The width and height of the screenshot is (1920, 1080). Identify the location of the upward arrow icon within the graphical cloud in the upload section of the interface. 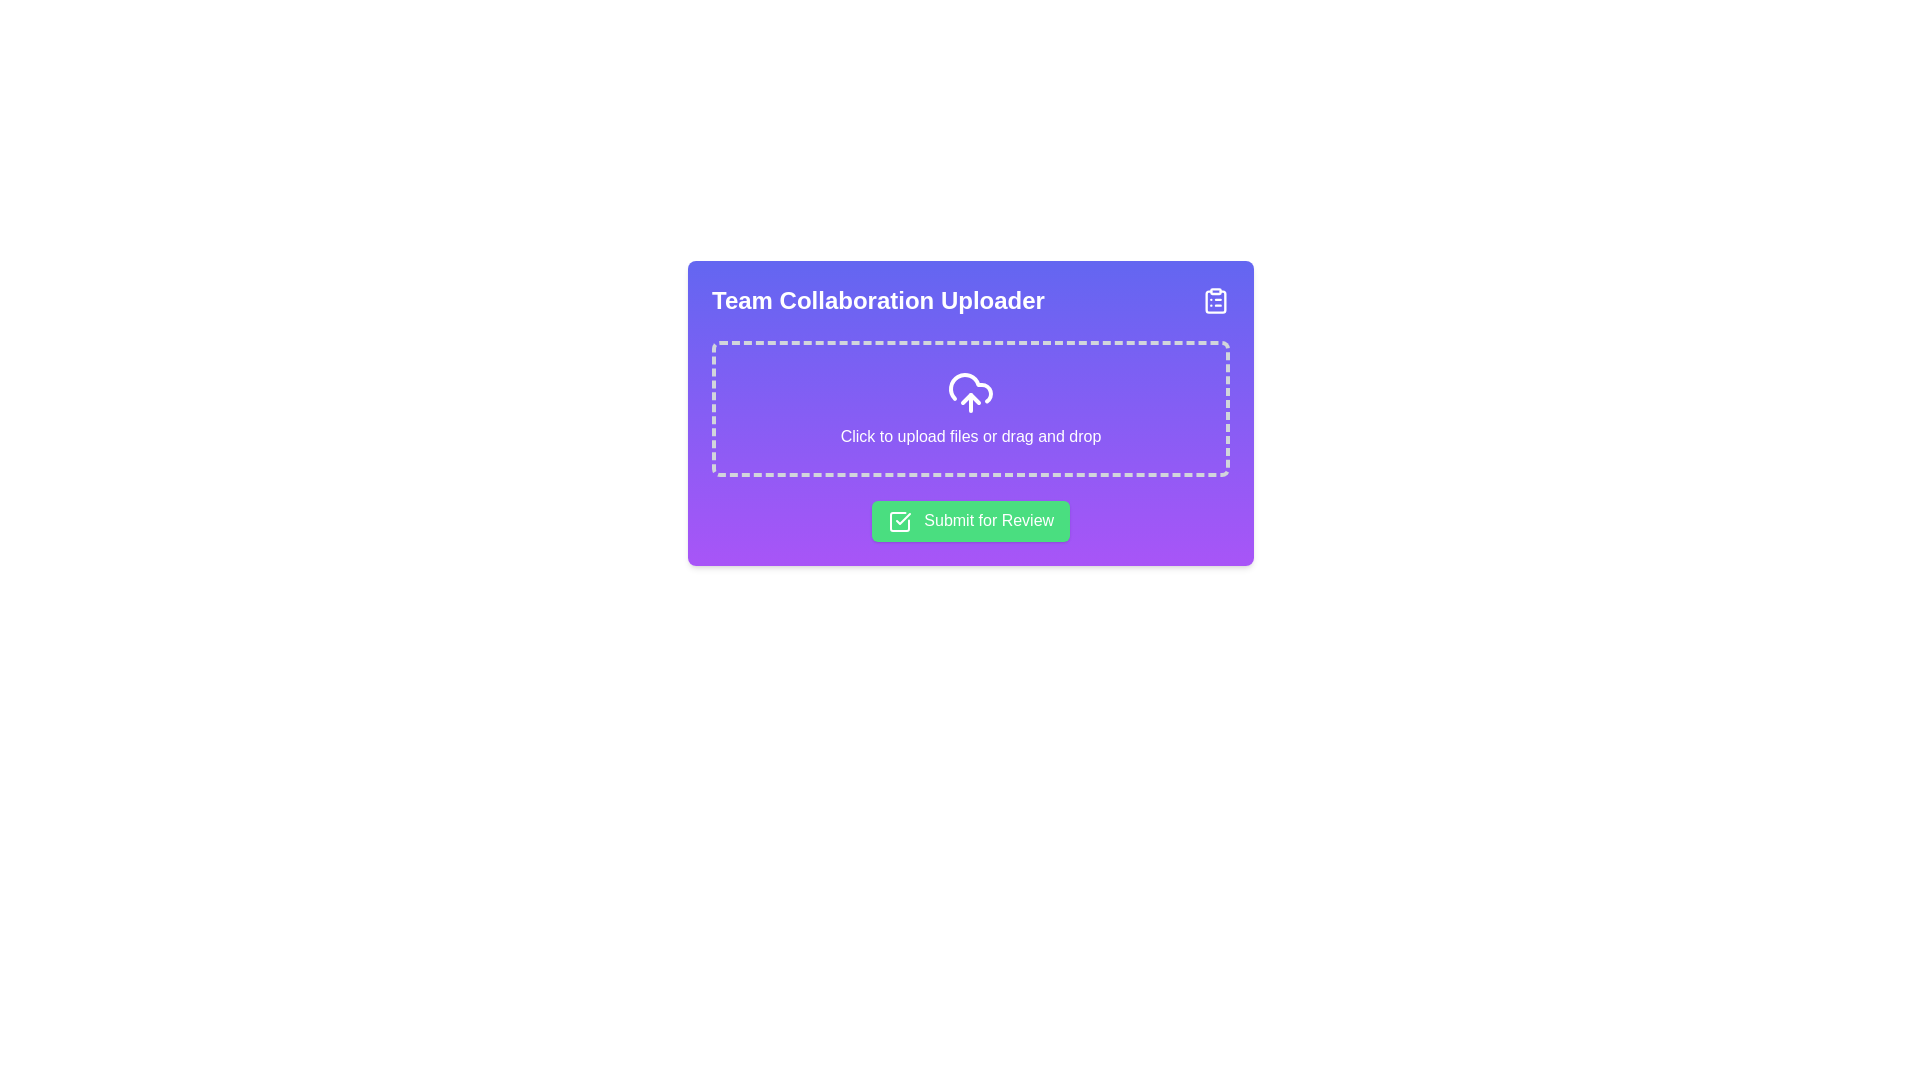
(970, 398).